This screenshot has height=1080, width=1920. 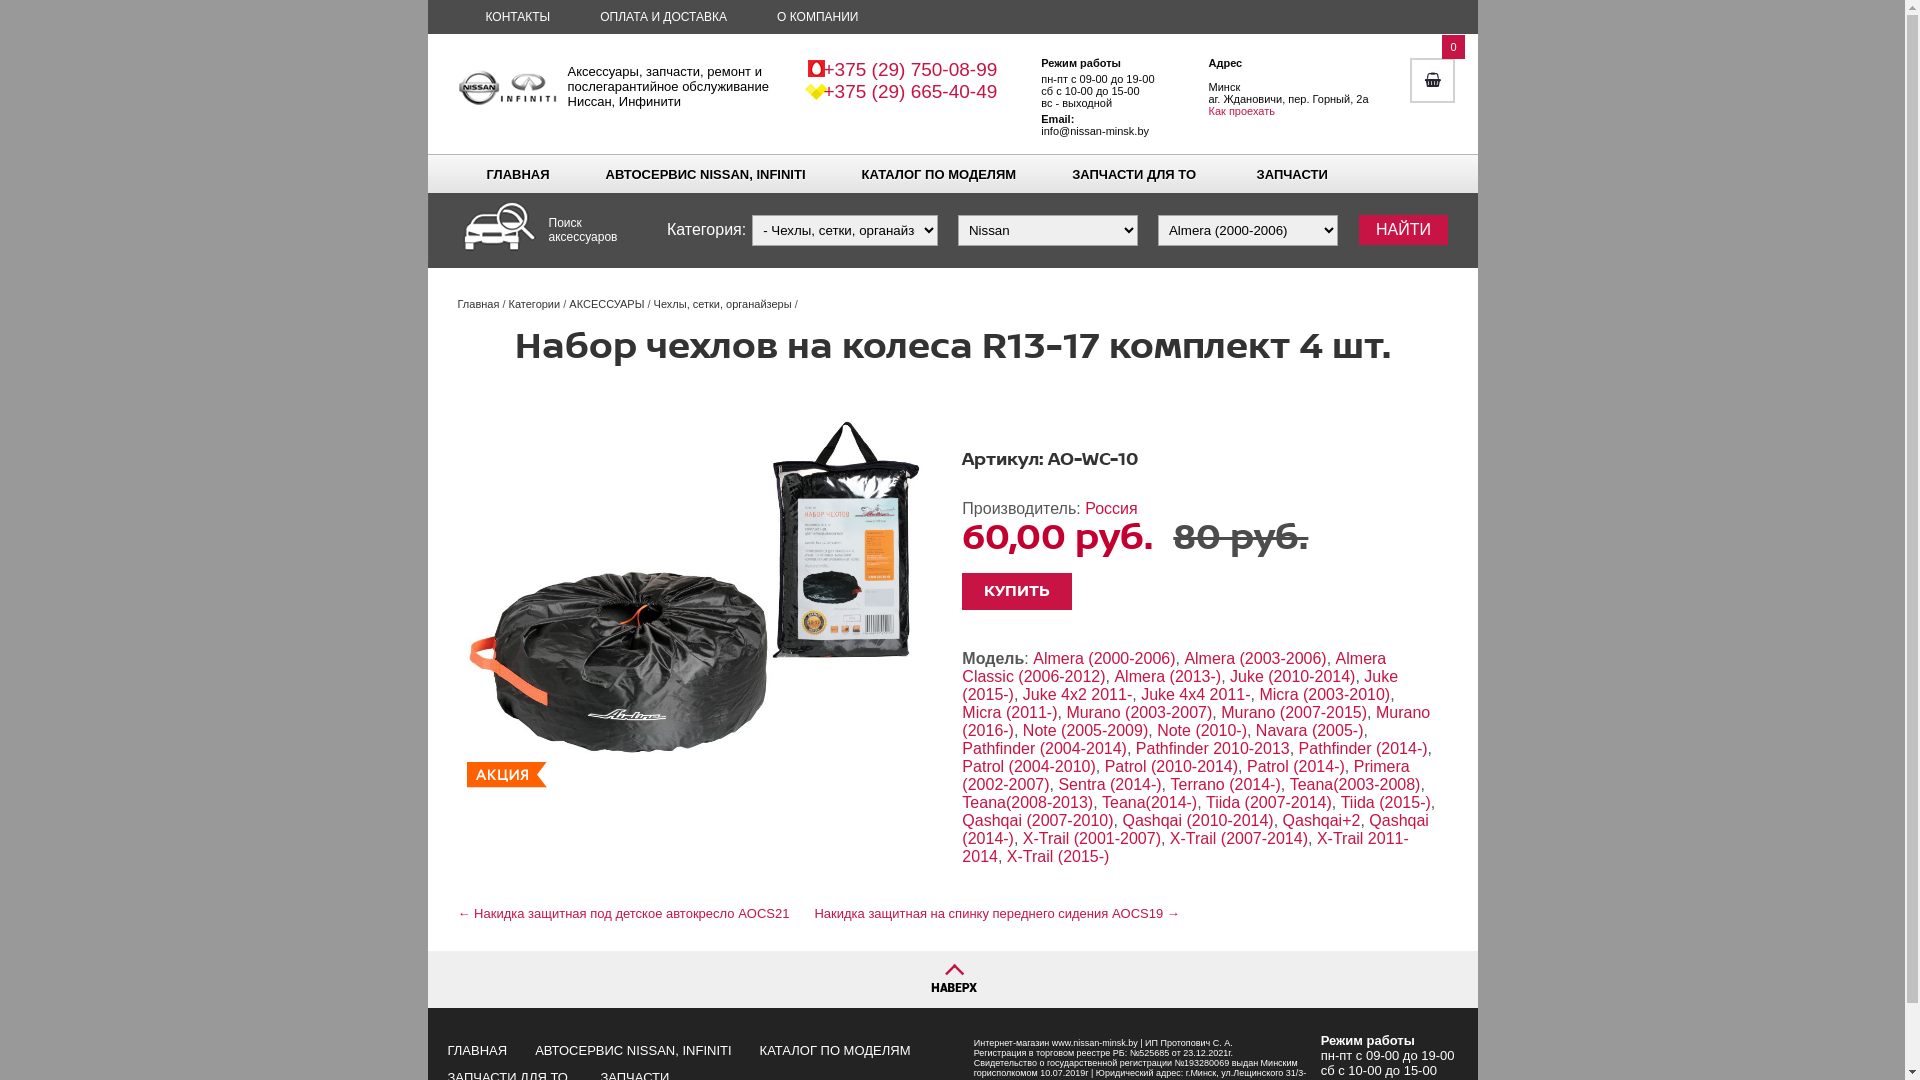 I want to click on 'Patrol (2004-2010)', so click(x=1028, y=765).